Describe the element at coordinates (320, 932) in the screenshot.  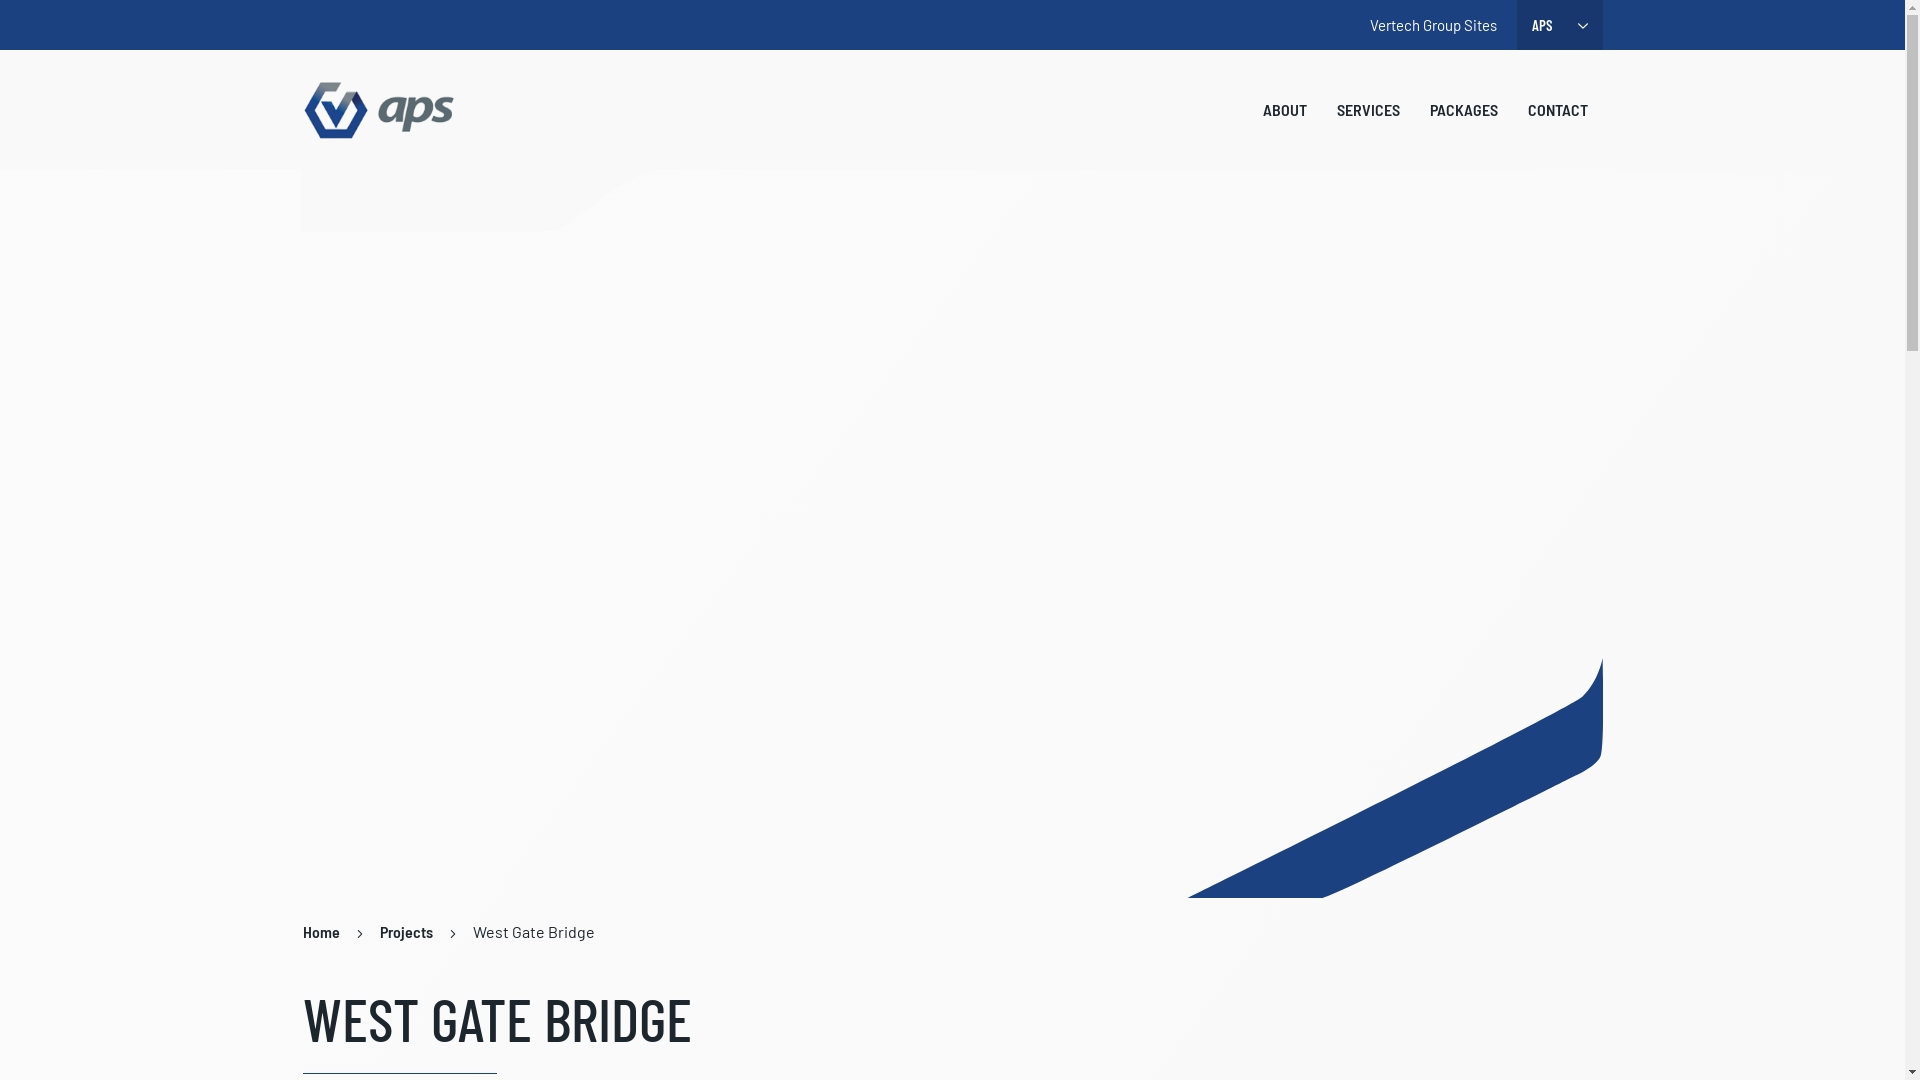
I see `'Home'` at that location.